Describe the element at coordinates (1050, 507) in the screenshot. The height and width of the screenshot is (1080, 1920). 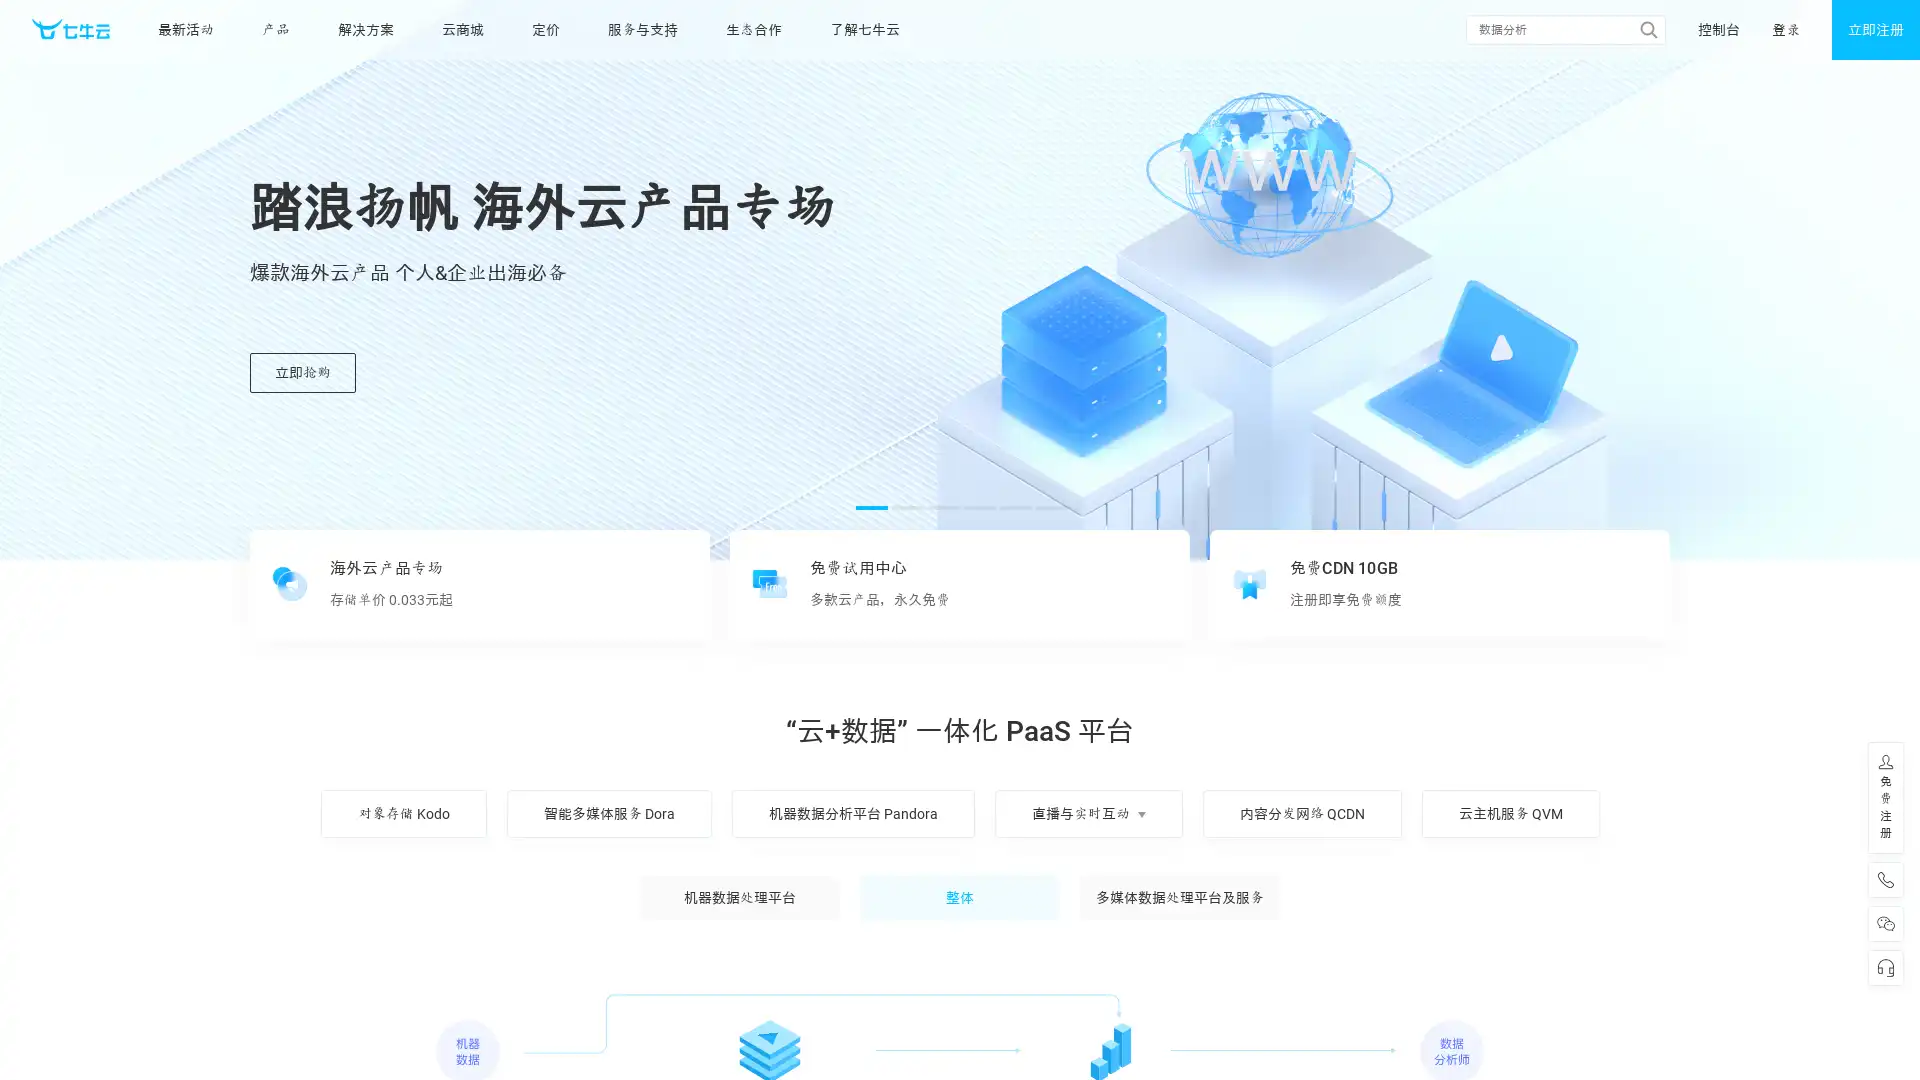
I see `6` at that location.